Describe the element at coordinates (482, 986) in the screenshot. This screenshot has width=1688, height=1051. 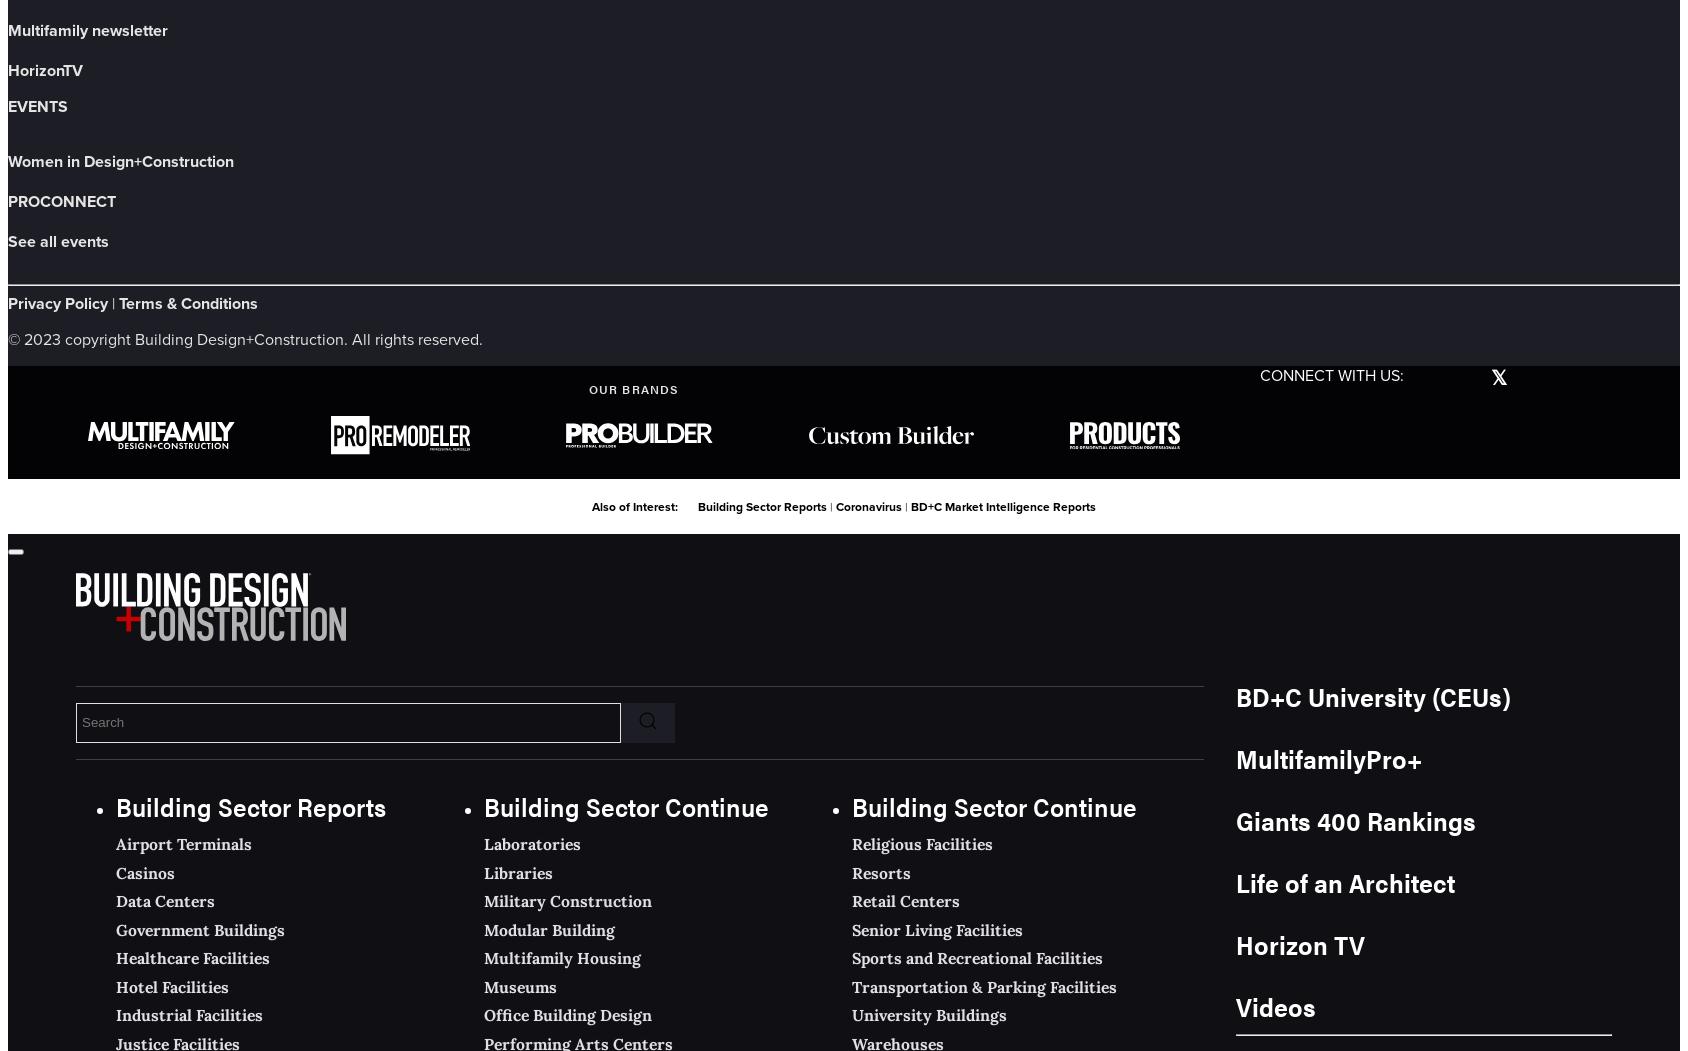
I see `'Museums'` at that location.